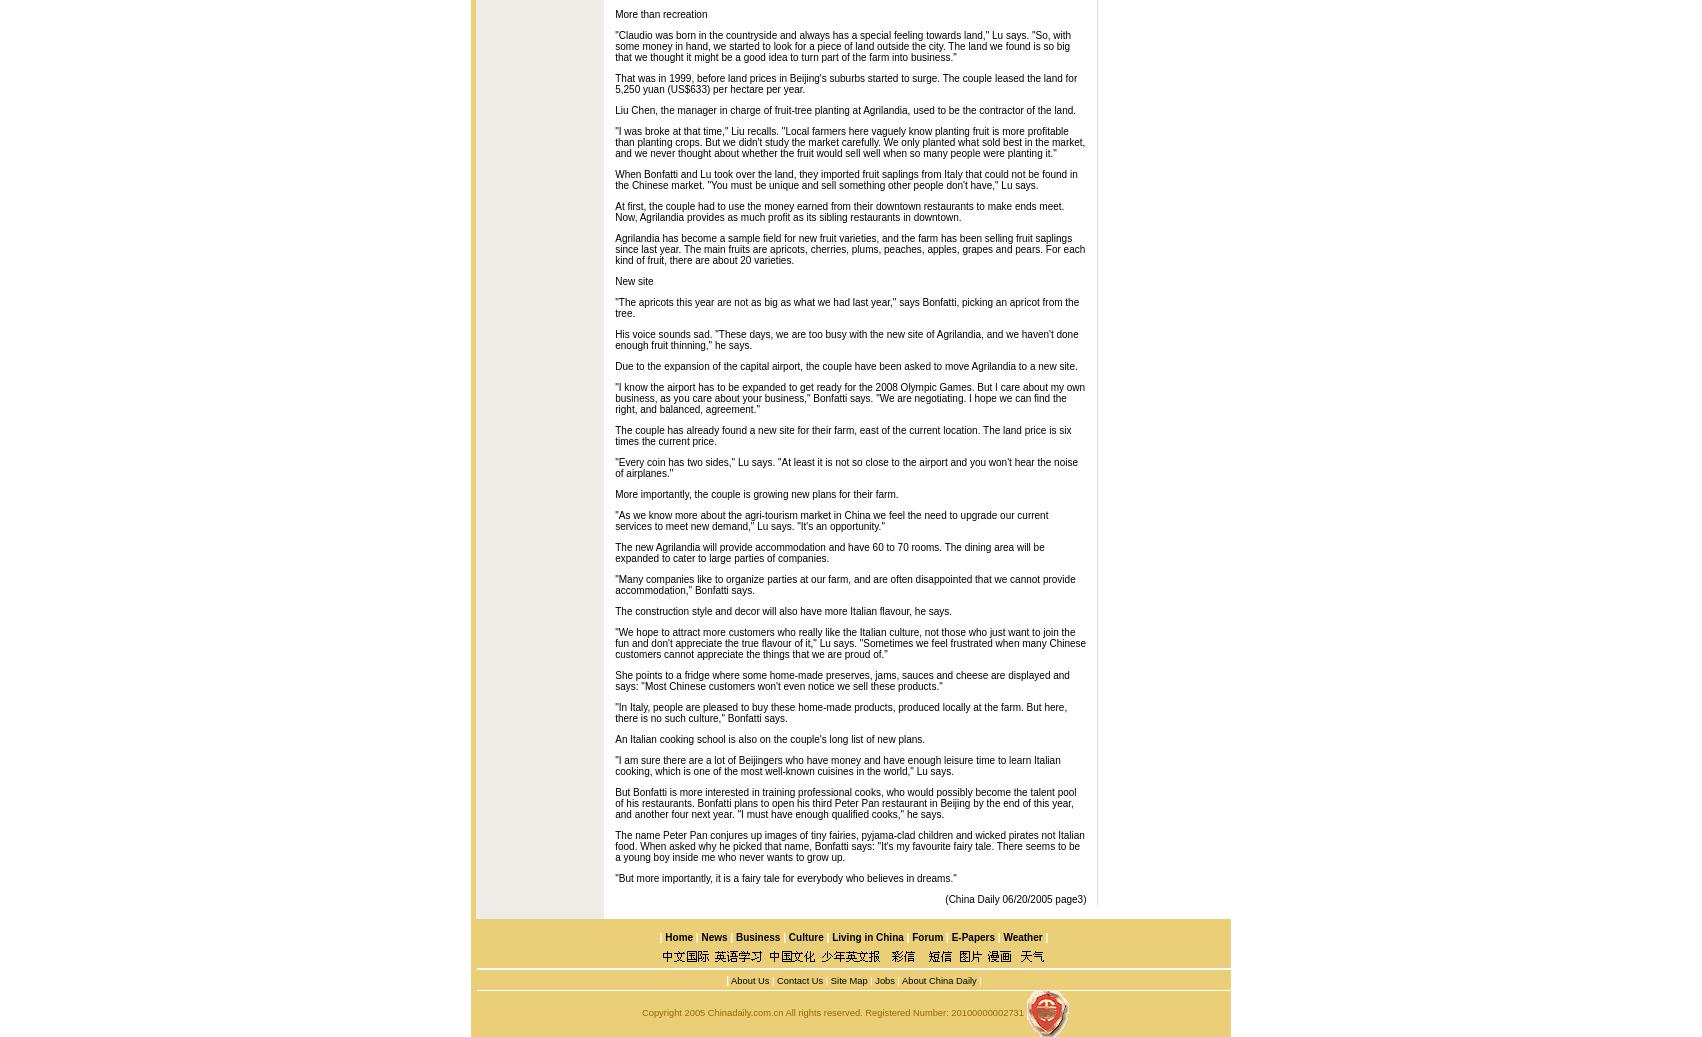  I want to click on 'The couple has already found a new site for their farm, east of the current location. The land price is six times the current price.', so click(614, 434).